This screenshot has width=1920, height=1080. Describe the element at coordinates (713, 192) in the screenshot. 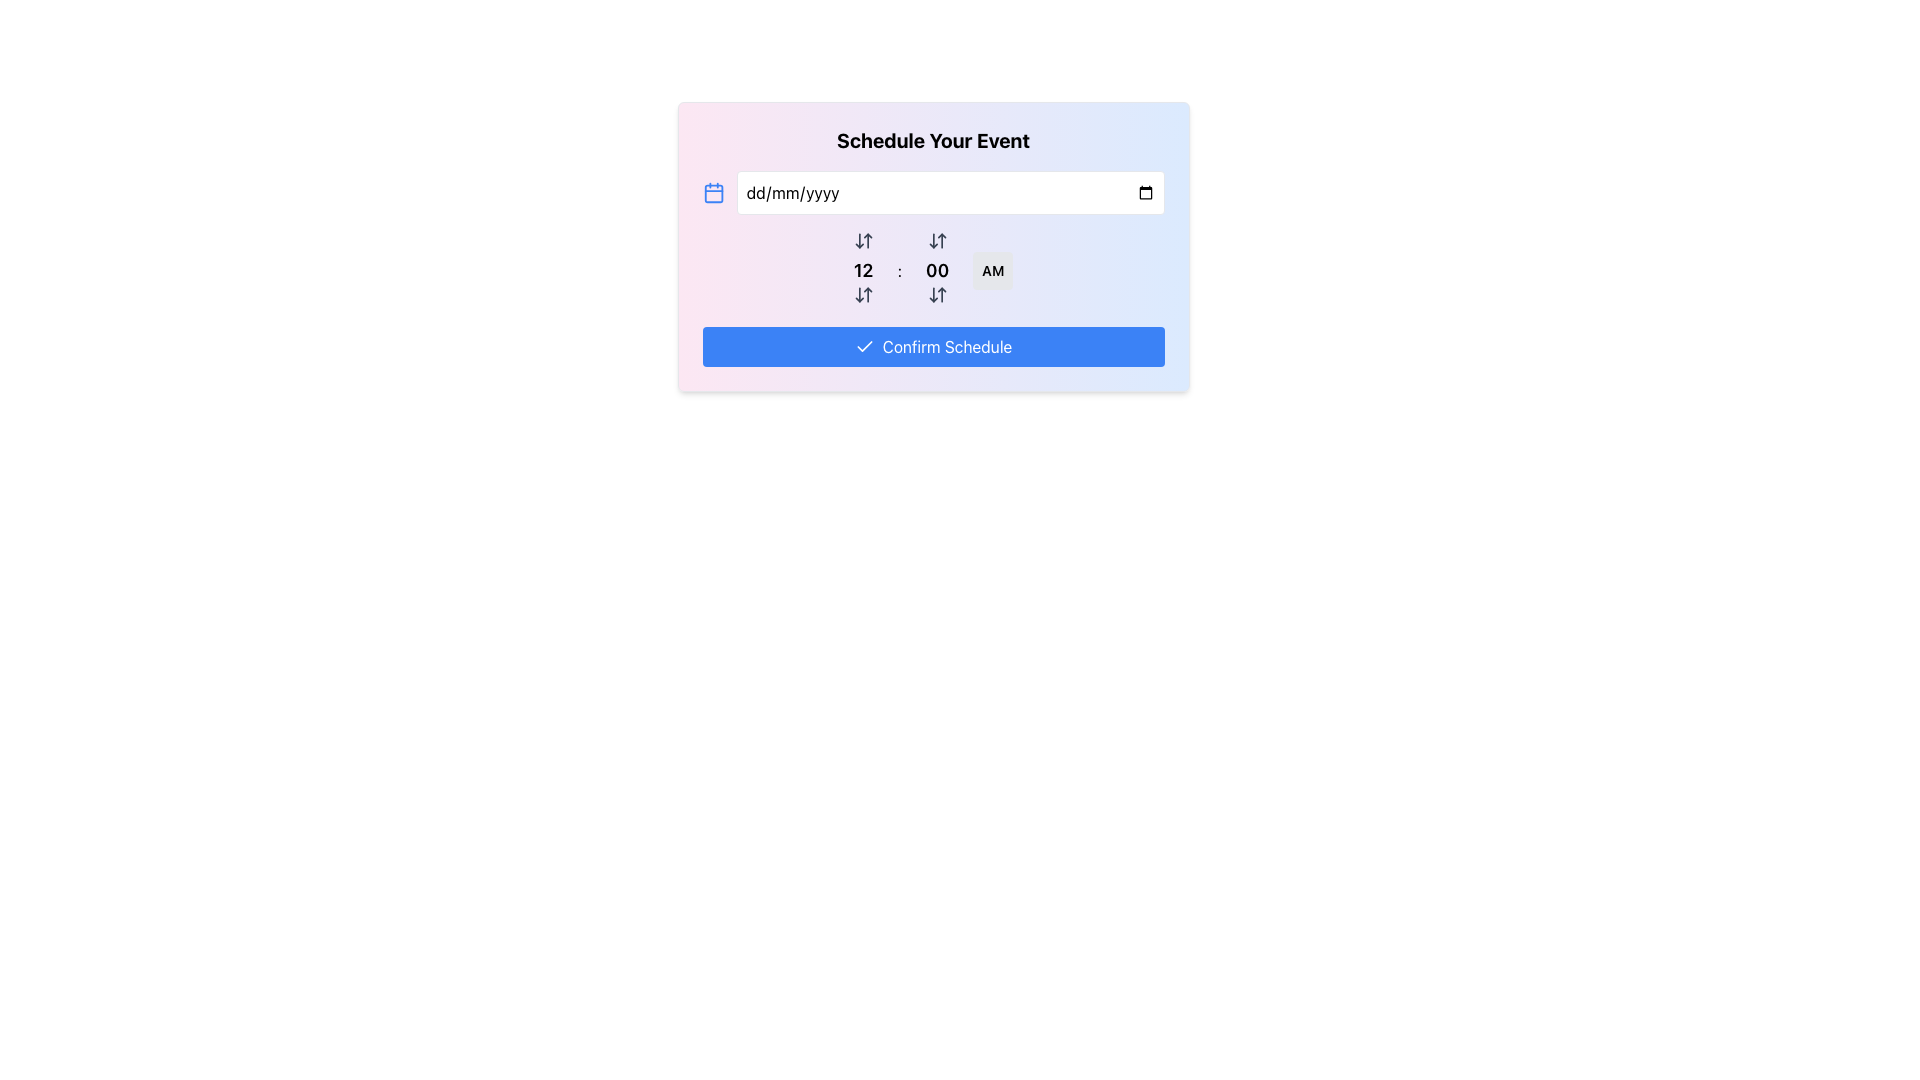

I see `the blue calendar icon button located to the left of the date input field` at that location.